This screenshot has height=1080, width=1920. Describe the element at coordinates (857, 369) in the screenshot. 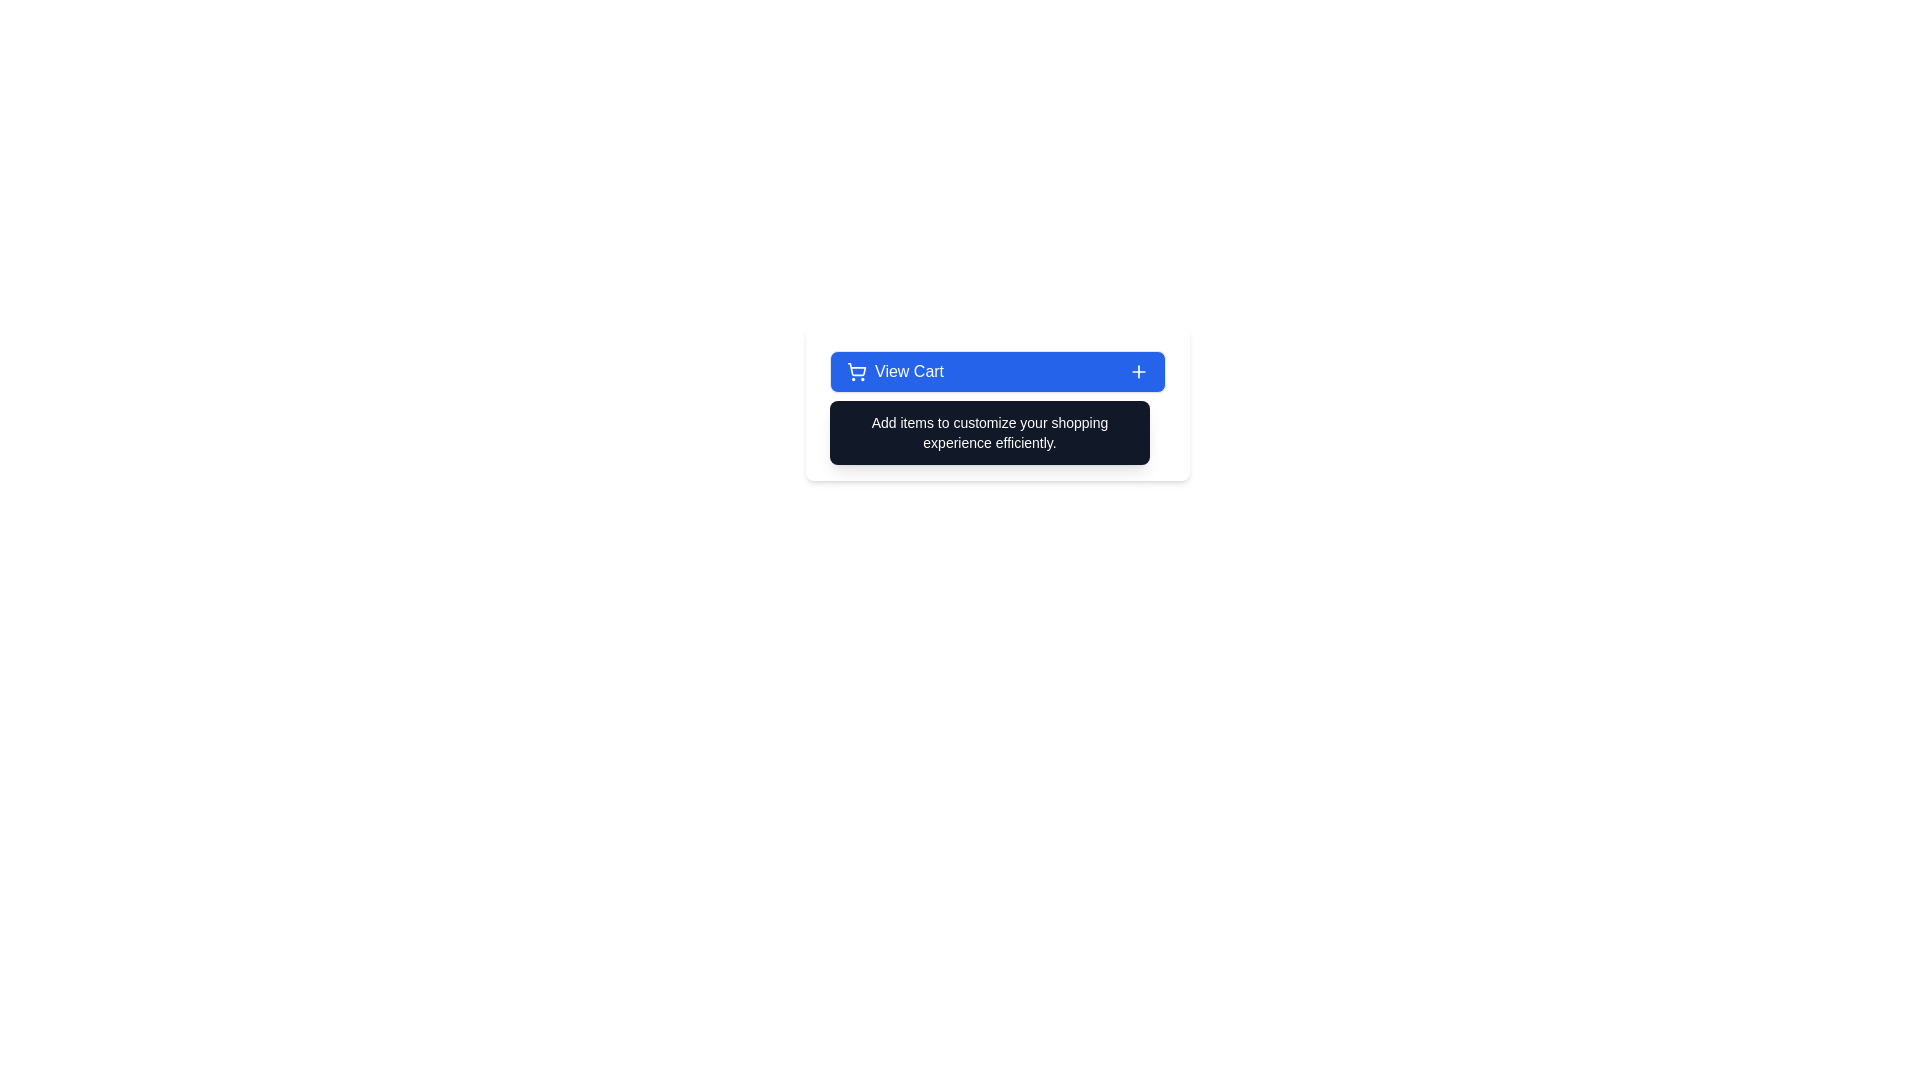

I see `the shopping cart icon element, which features a bold outline and is centrally located between two circular wheel elements, near the 'View Cart' button` at that location.